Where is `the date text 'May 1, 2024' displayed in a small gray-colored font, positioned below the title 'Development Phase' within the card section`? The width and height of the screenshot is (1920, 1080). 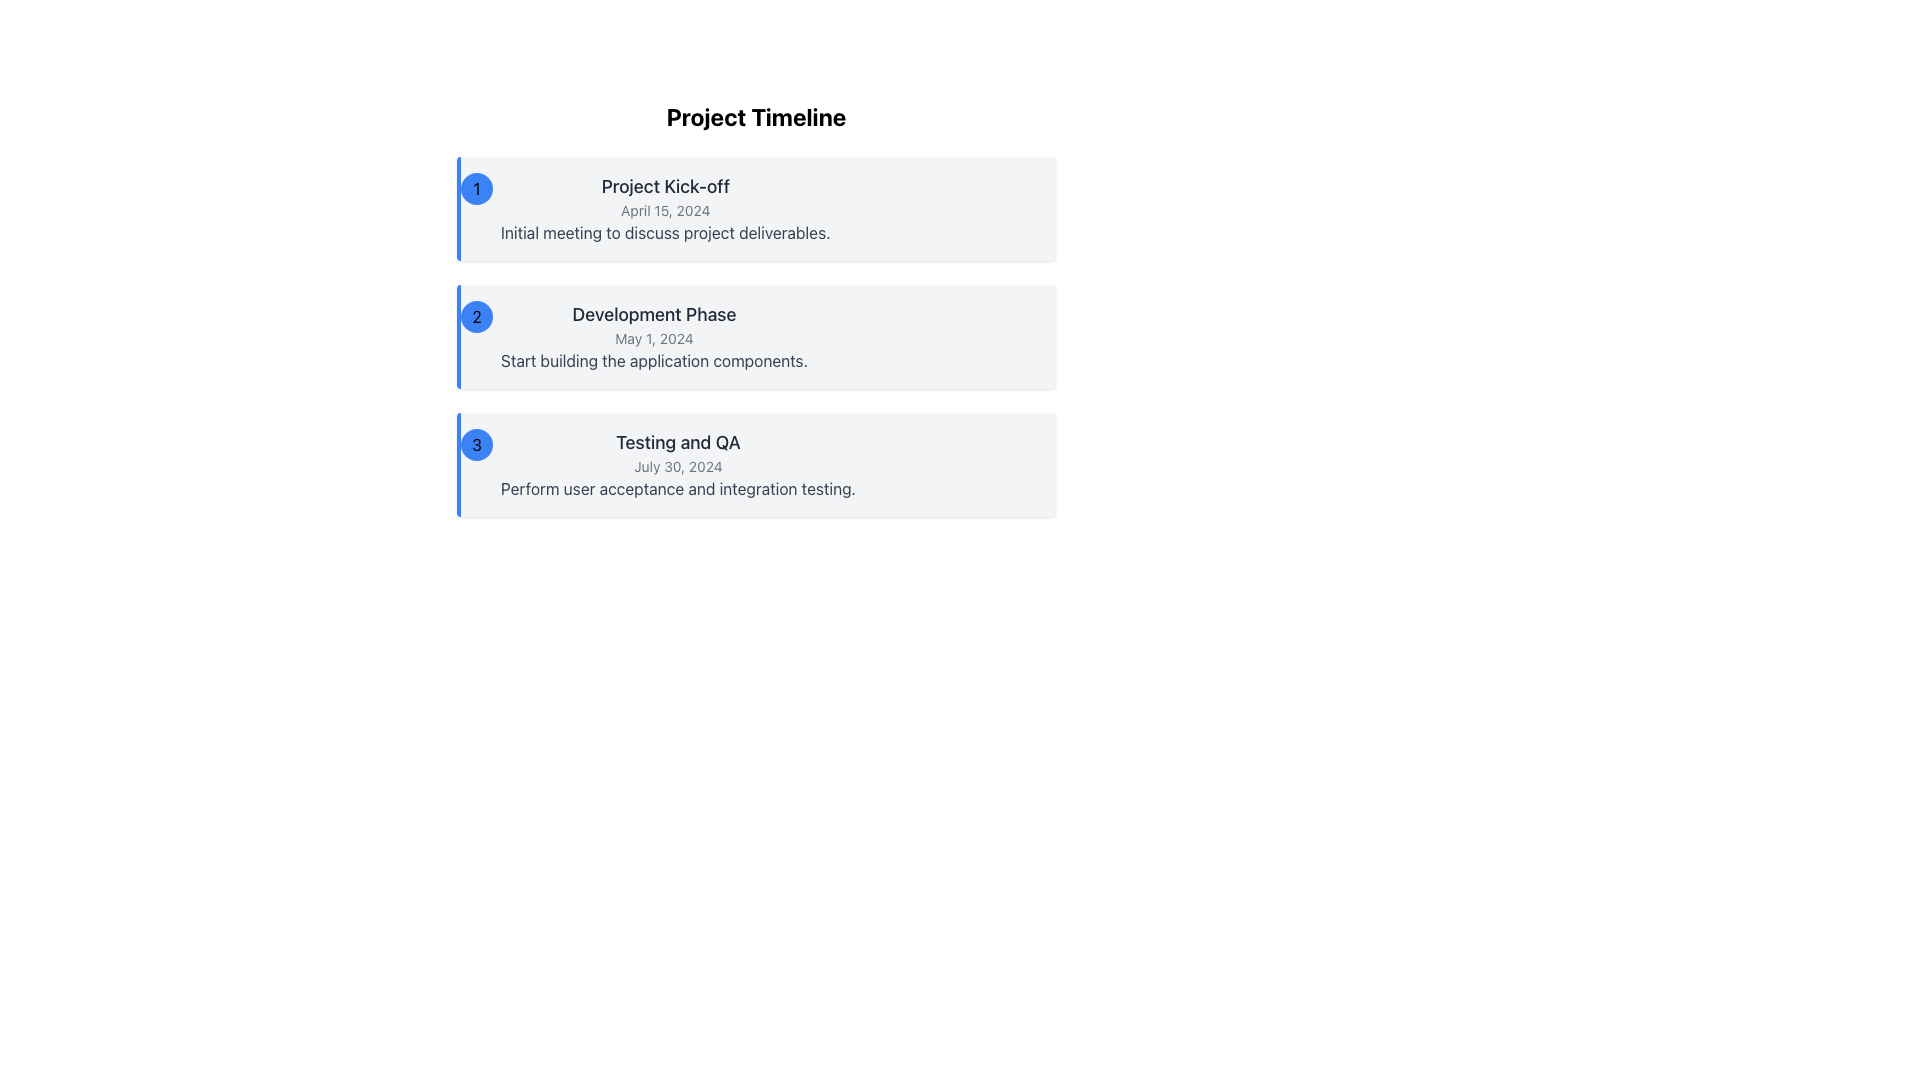
the date text 'May 1, 2024' displayed in a small gray-colored font, positioned below the title 'Development Phase' within the card section is located at coordinates (654, 338).